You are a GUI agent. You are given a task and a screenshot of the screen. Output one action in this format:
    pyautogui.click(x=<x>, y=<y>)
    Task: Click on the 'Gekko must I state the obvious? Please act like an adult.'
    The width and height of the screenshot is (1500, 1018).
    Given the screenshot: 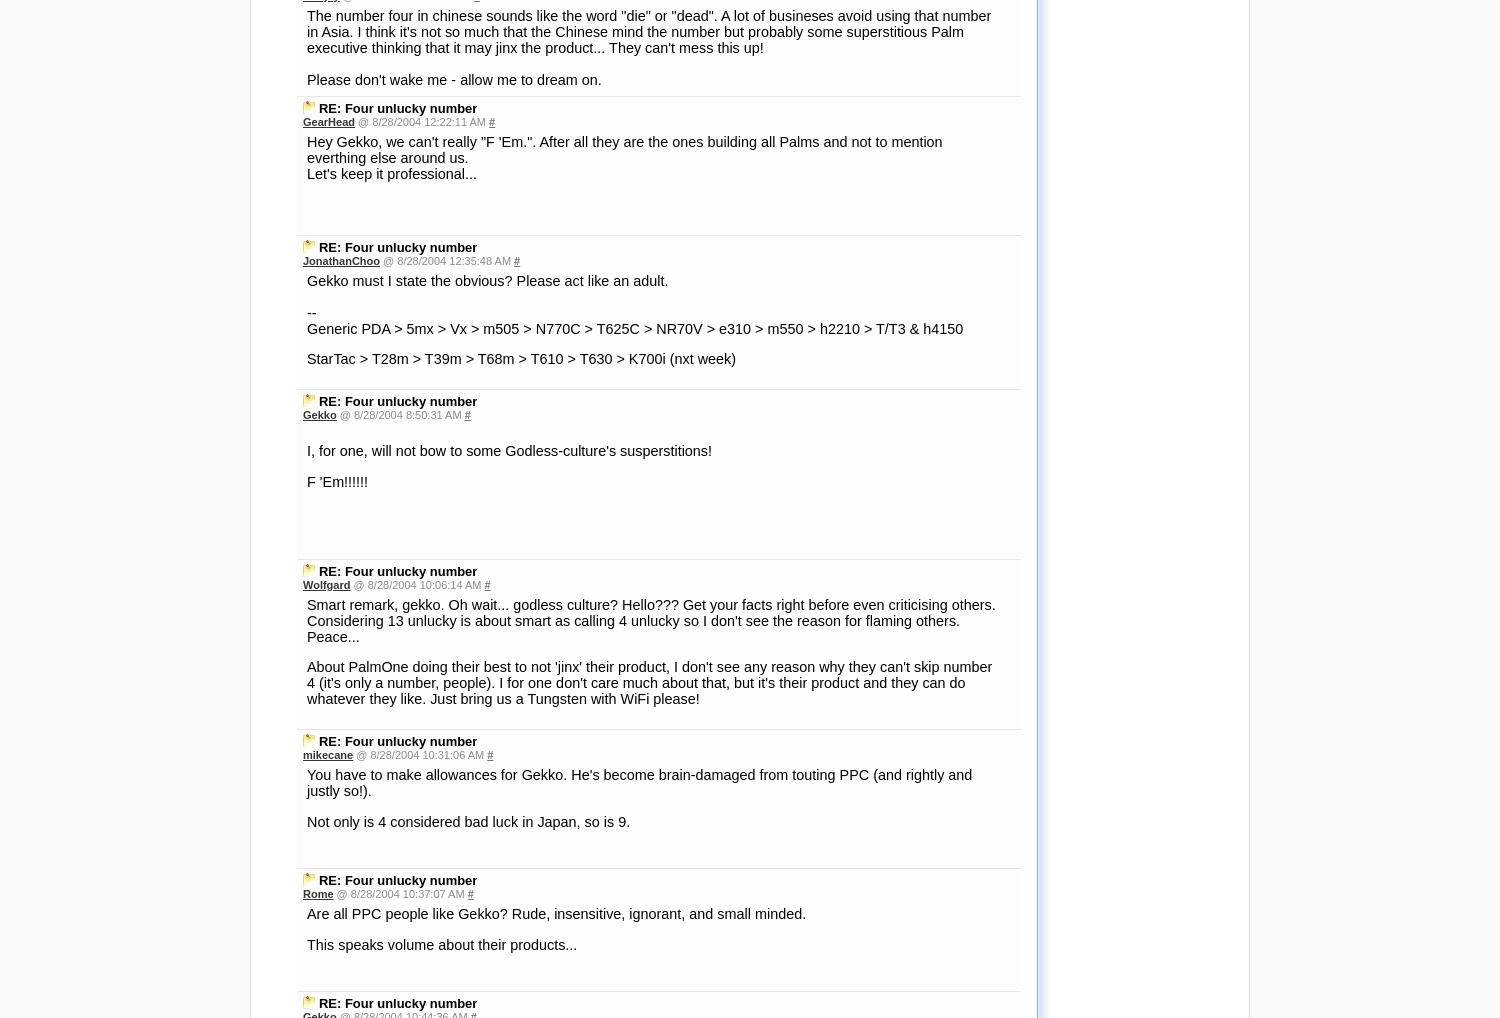 What is the action you would take?
    pyautogui.click(x=486, y=279)
    